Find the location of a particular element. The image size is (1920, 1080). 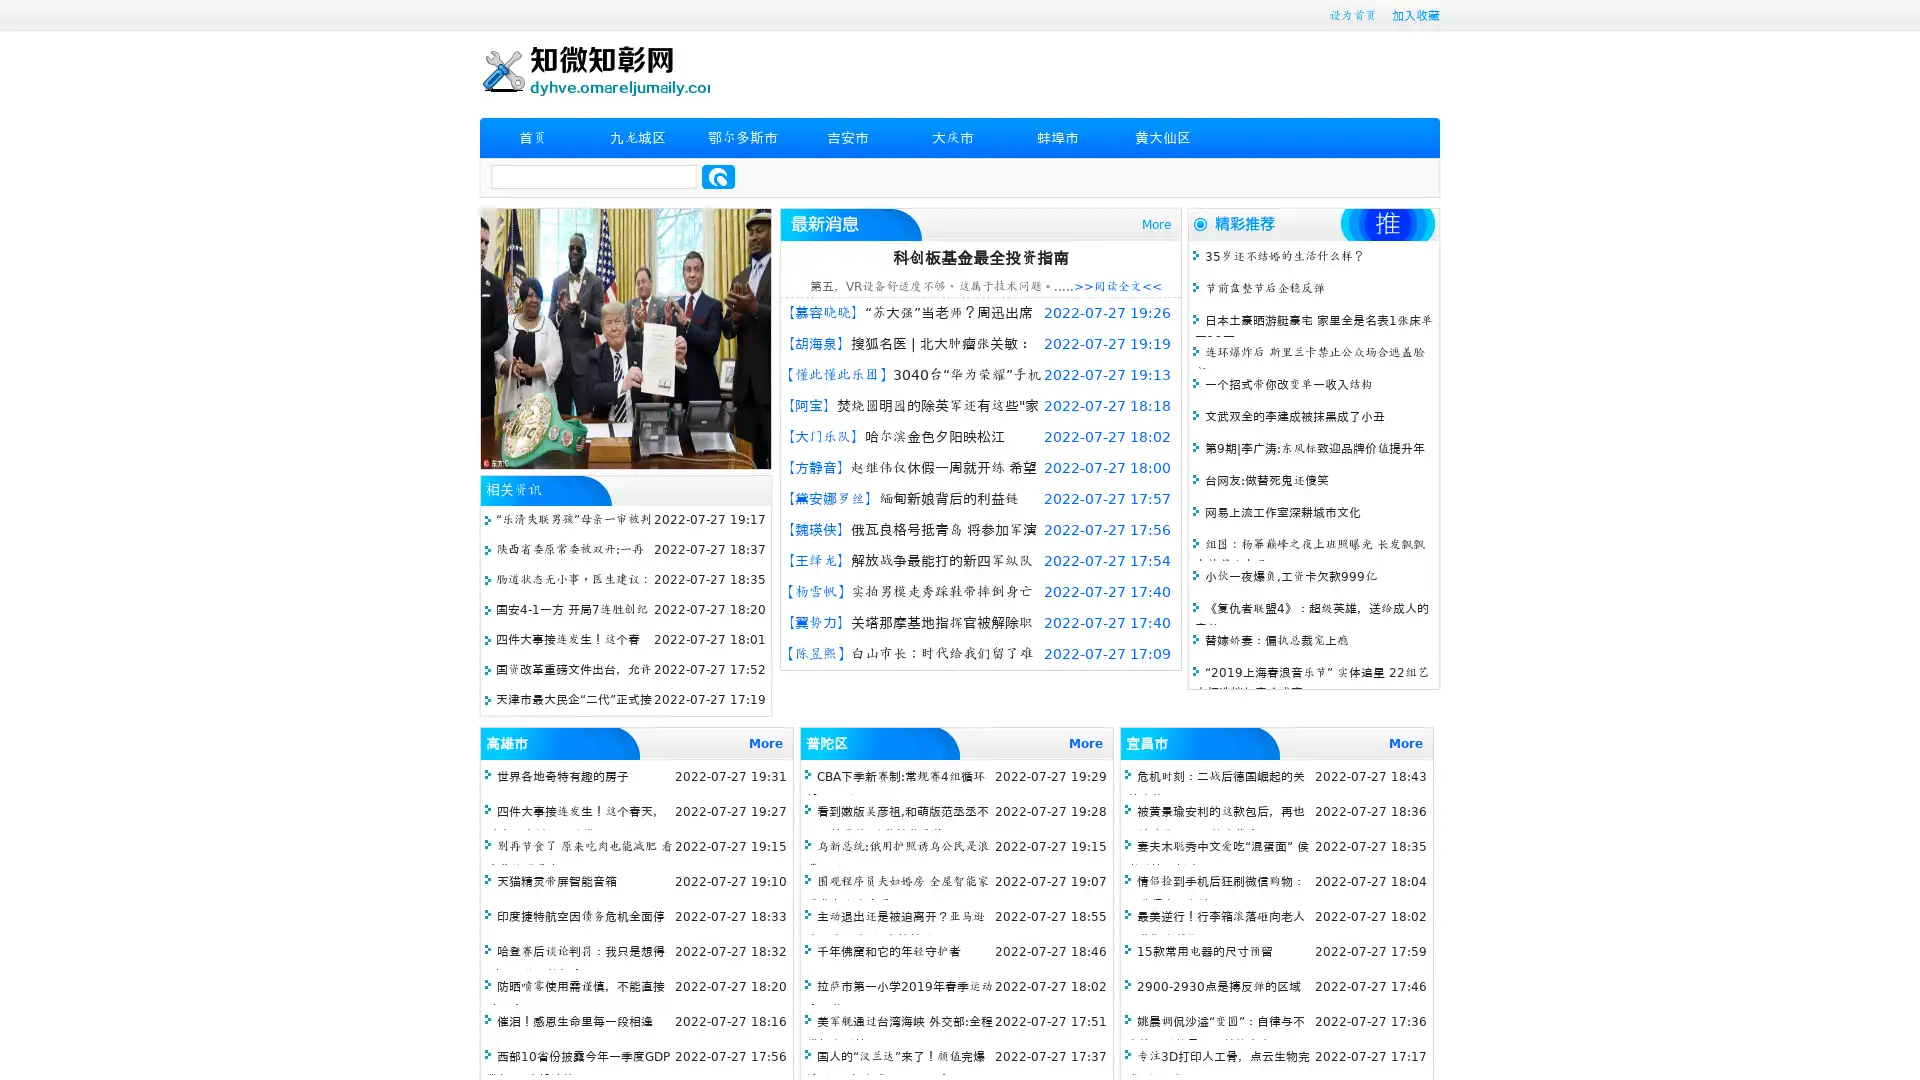

Search is located at coordinates (718, 176).